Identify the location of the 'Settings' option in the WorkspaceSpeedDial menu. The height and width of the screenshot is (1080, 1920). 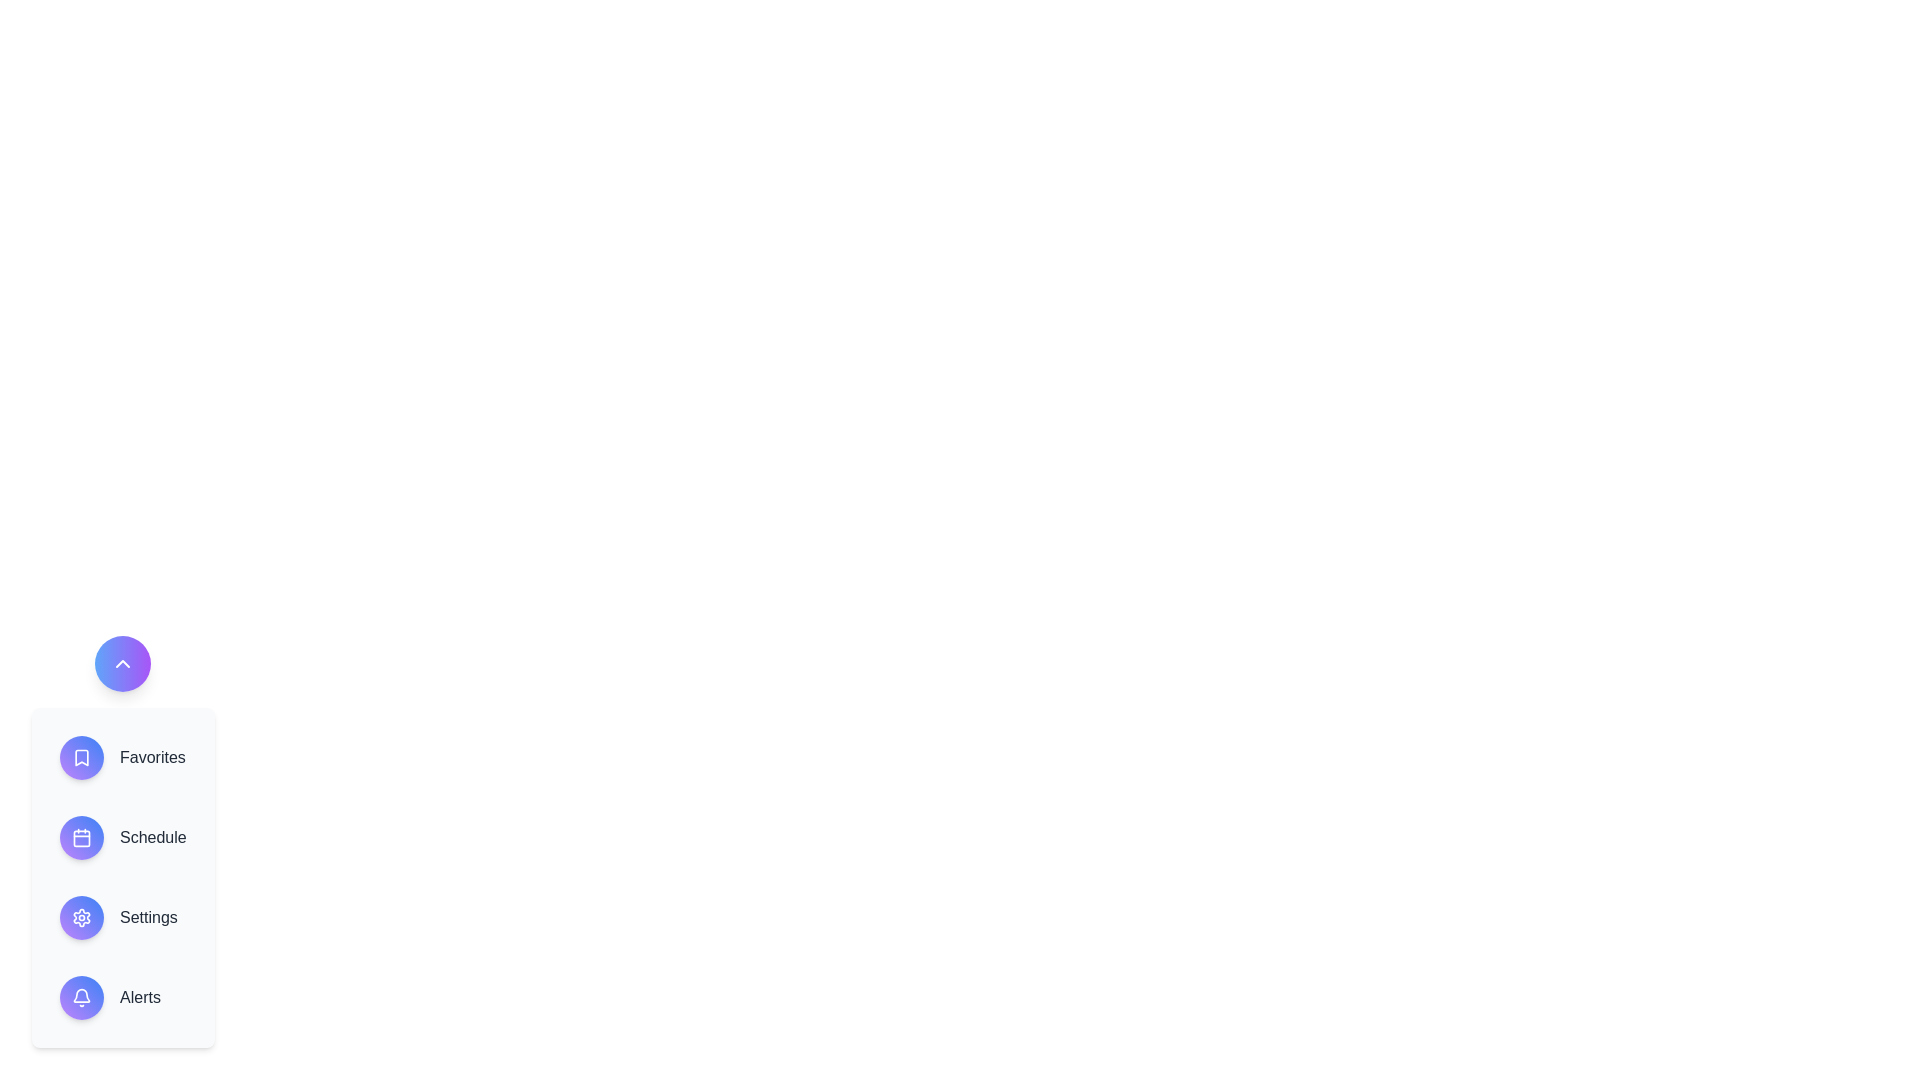
(147, 918).